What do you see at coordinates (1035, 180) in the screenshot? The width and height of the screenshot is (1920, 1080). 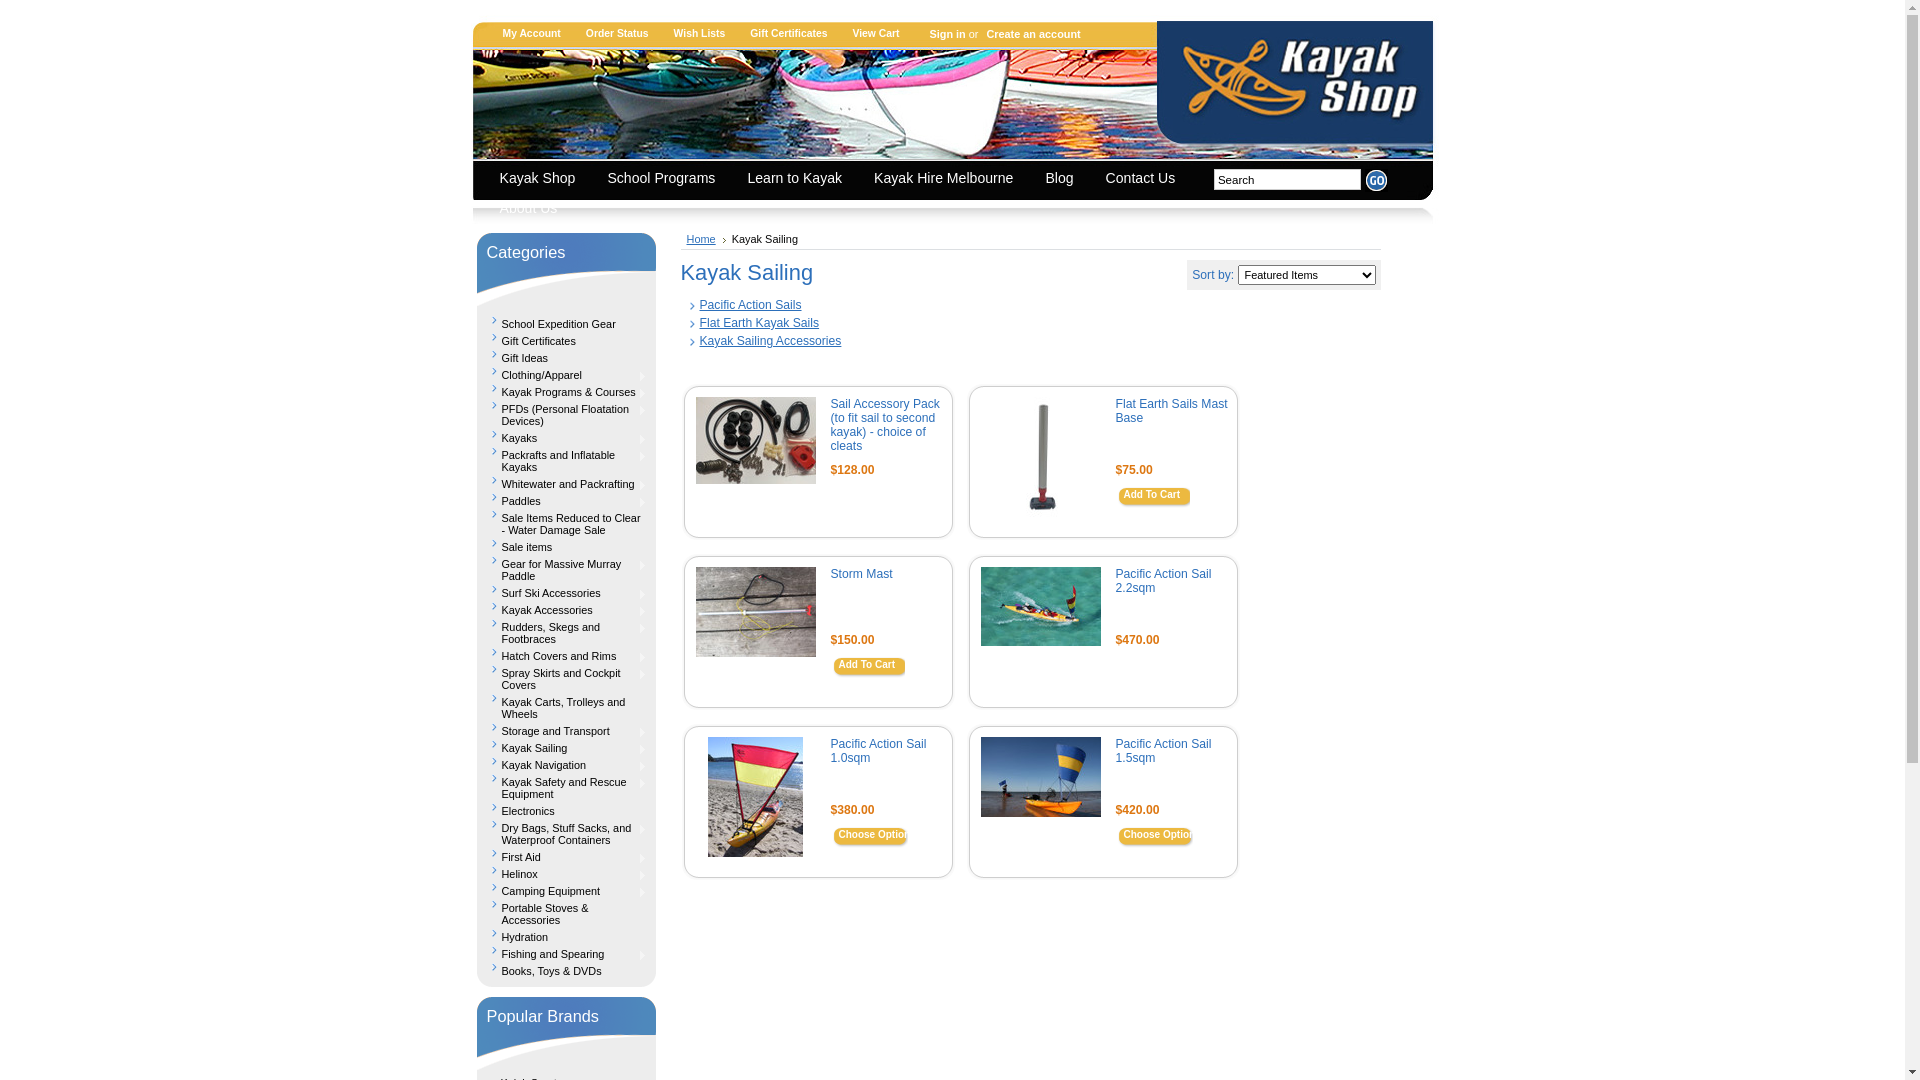 I see `'Blog'` at bounding box center [1035, 180].